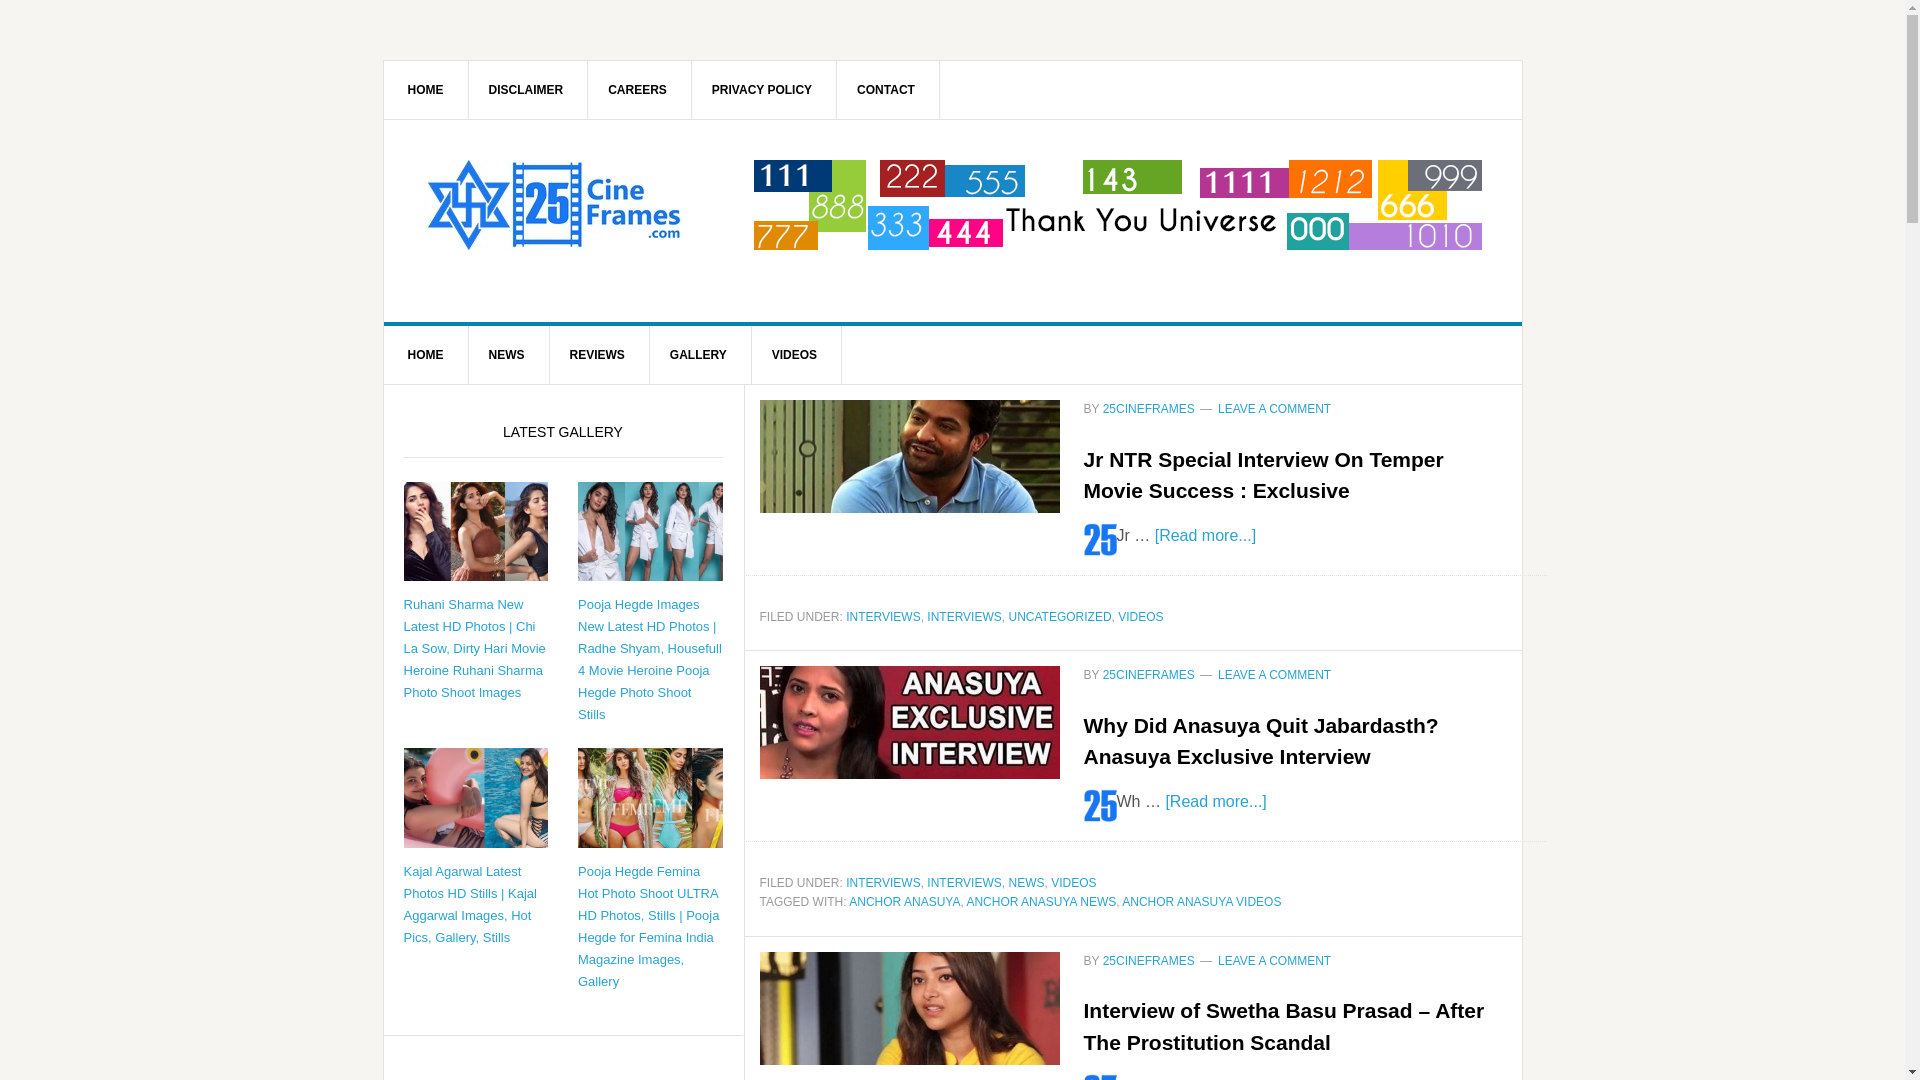 Image resolution: width=1920 pixels, height=1080 pixels. Describe the element at coordinates (845, 882) in the screenshot. I see `'INTERVIEWS'` at that location.